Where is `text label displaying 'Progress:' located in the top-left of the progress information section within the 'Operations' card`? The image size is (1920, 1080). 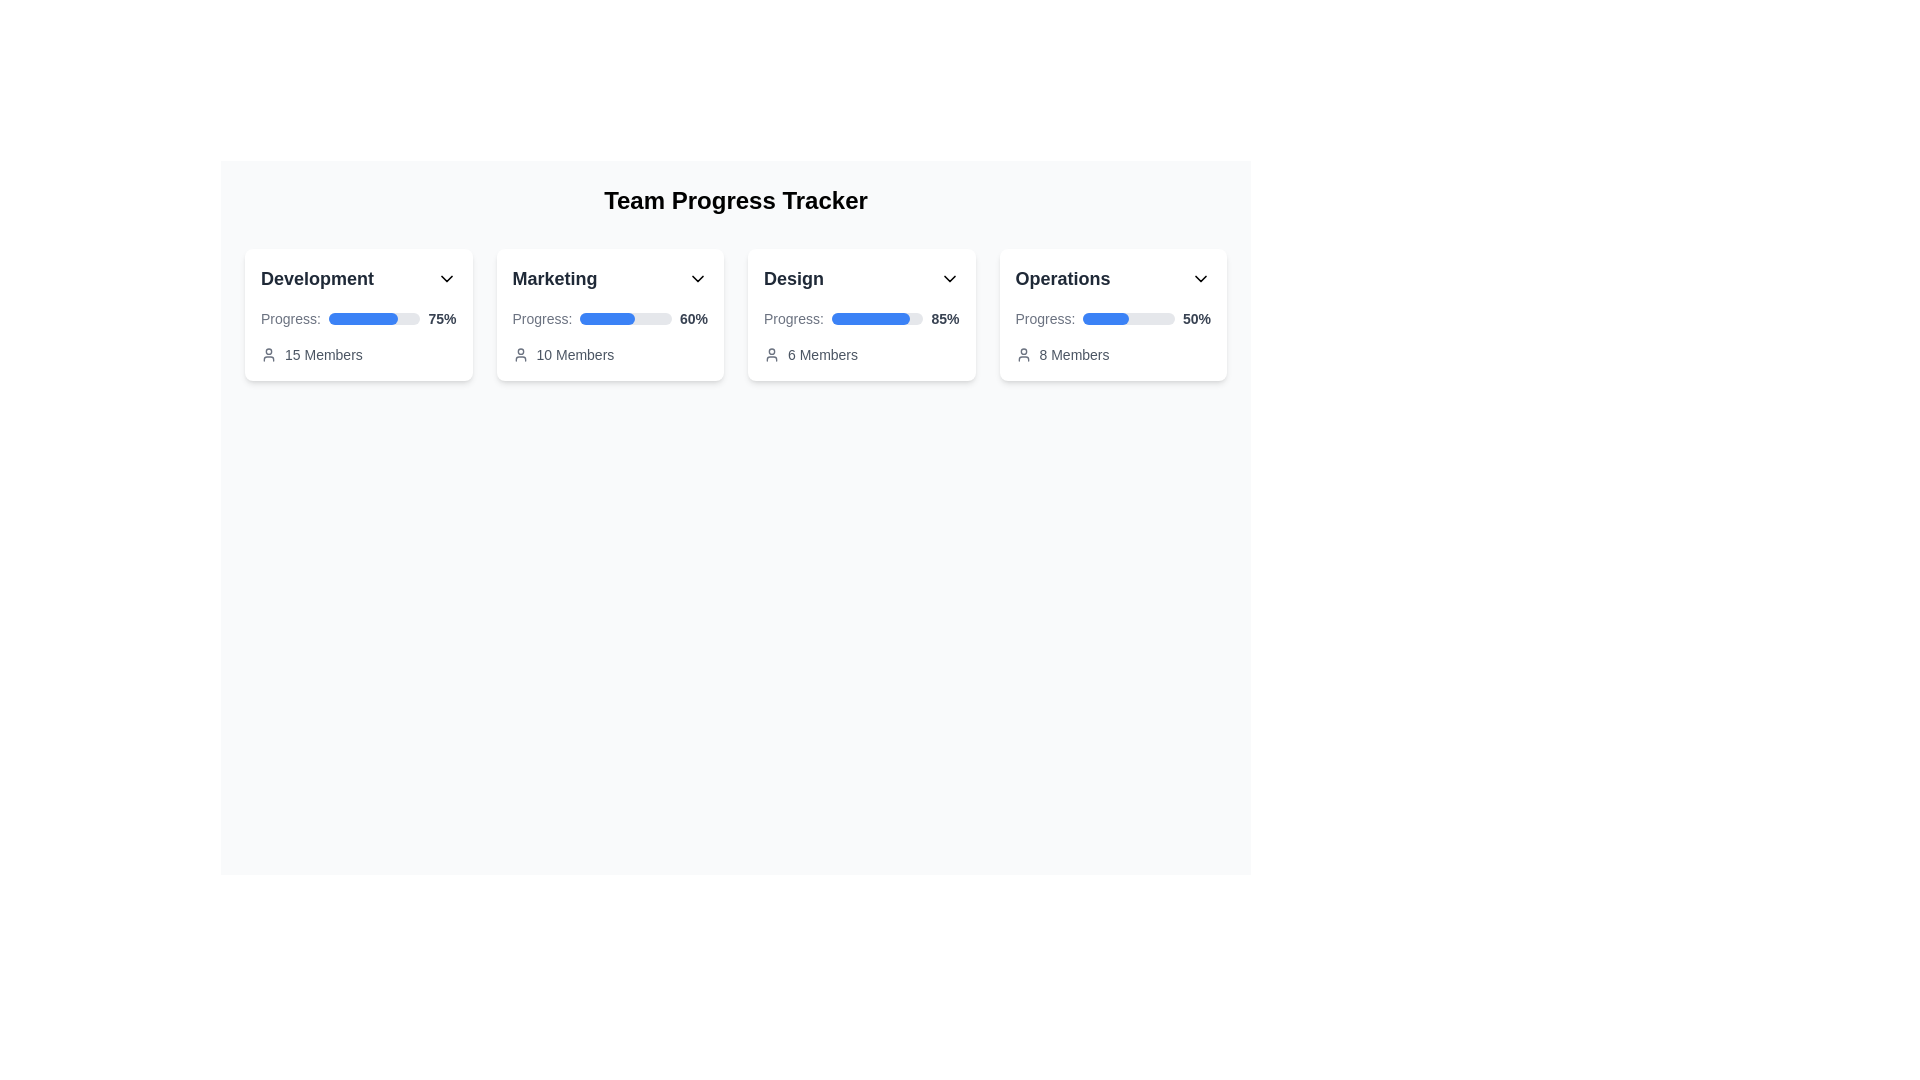 text label displaying 'Progress:' located in the top-left of the progress information section within the 'Operations' card is located at coordinates (1044, 318).